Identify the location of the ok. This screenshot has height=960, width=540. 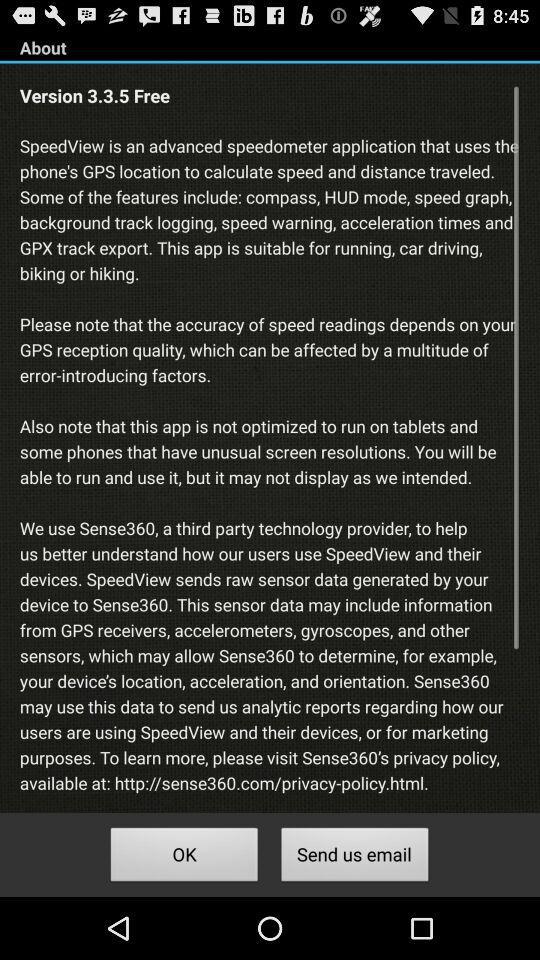
(184, 856).